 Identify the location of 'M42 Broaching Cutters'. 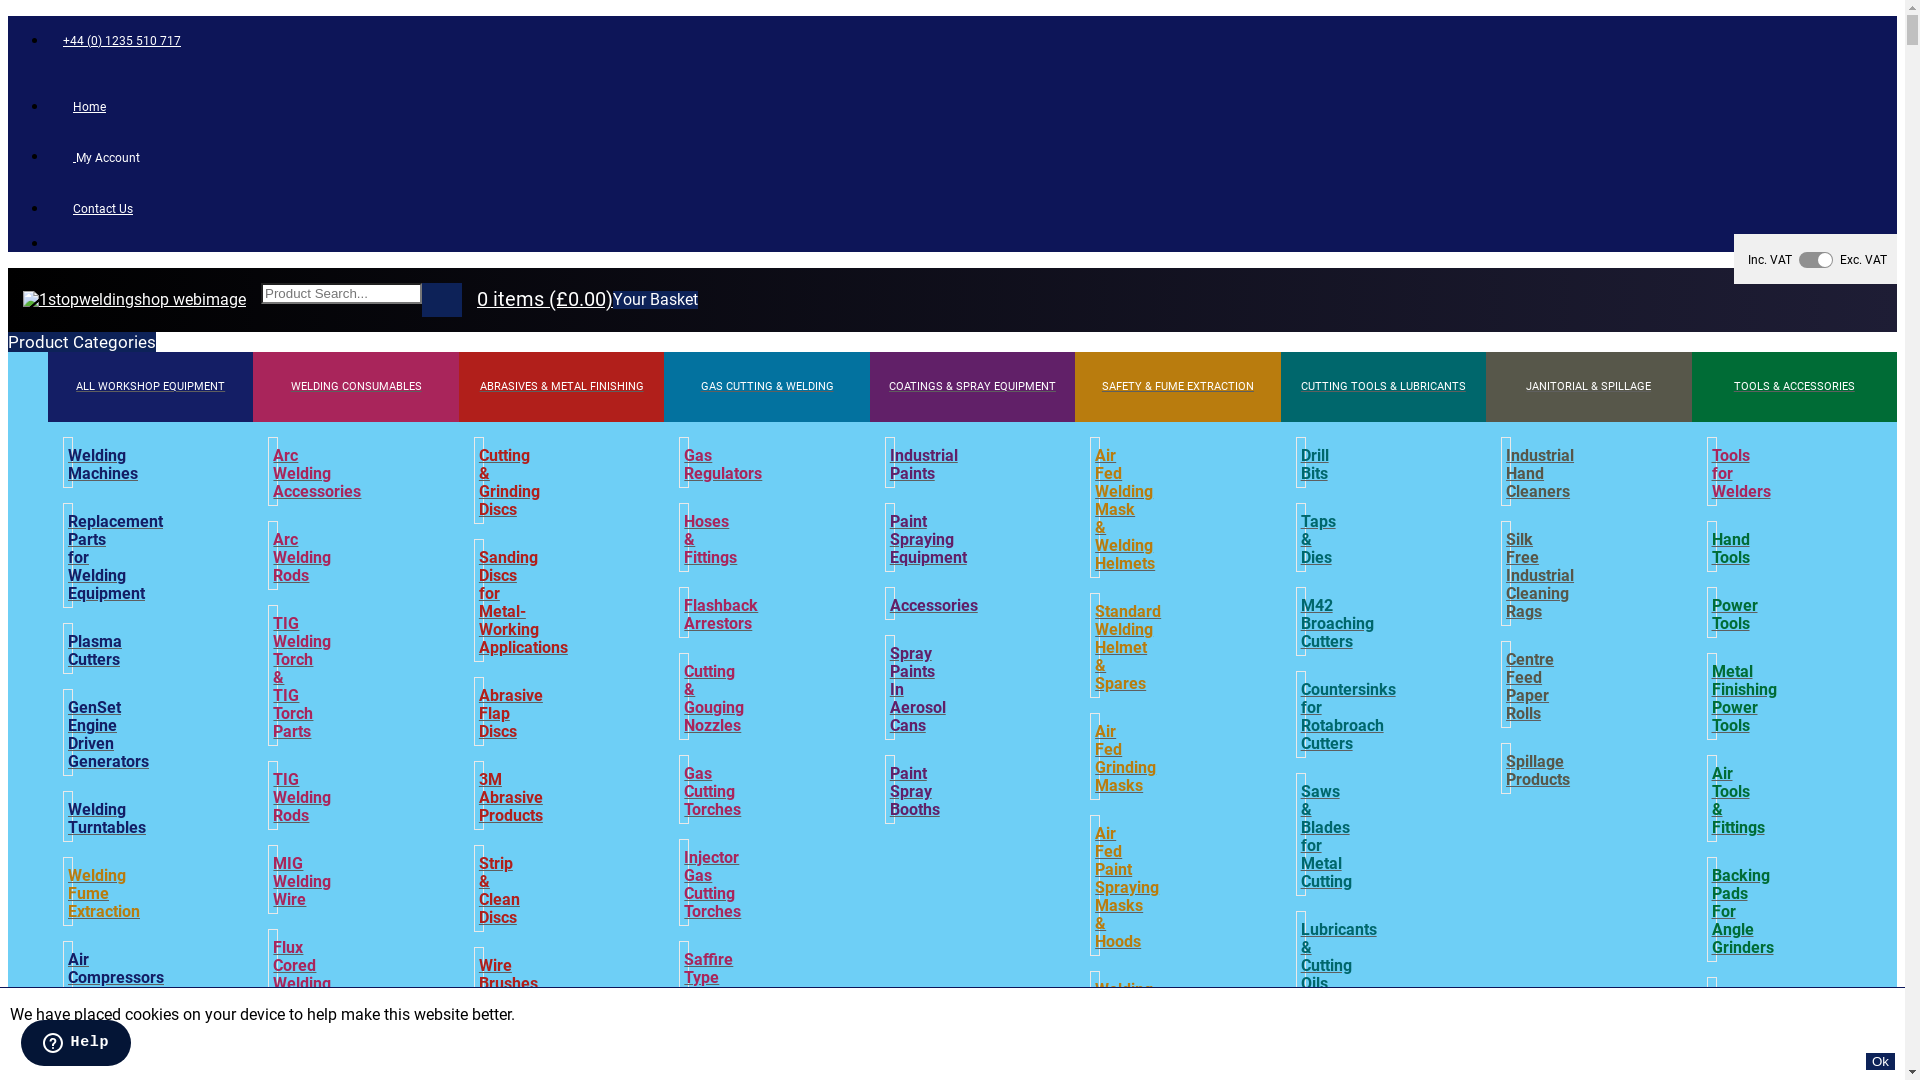
(1337, 623).